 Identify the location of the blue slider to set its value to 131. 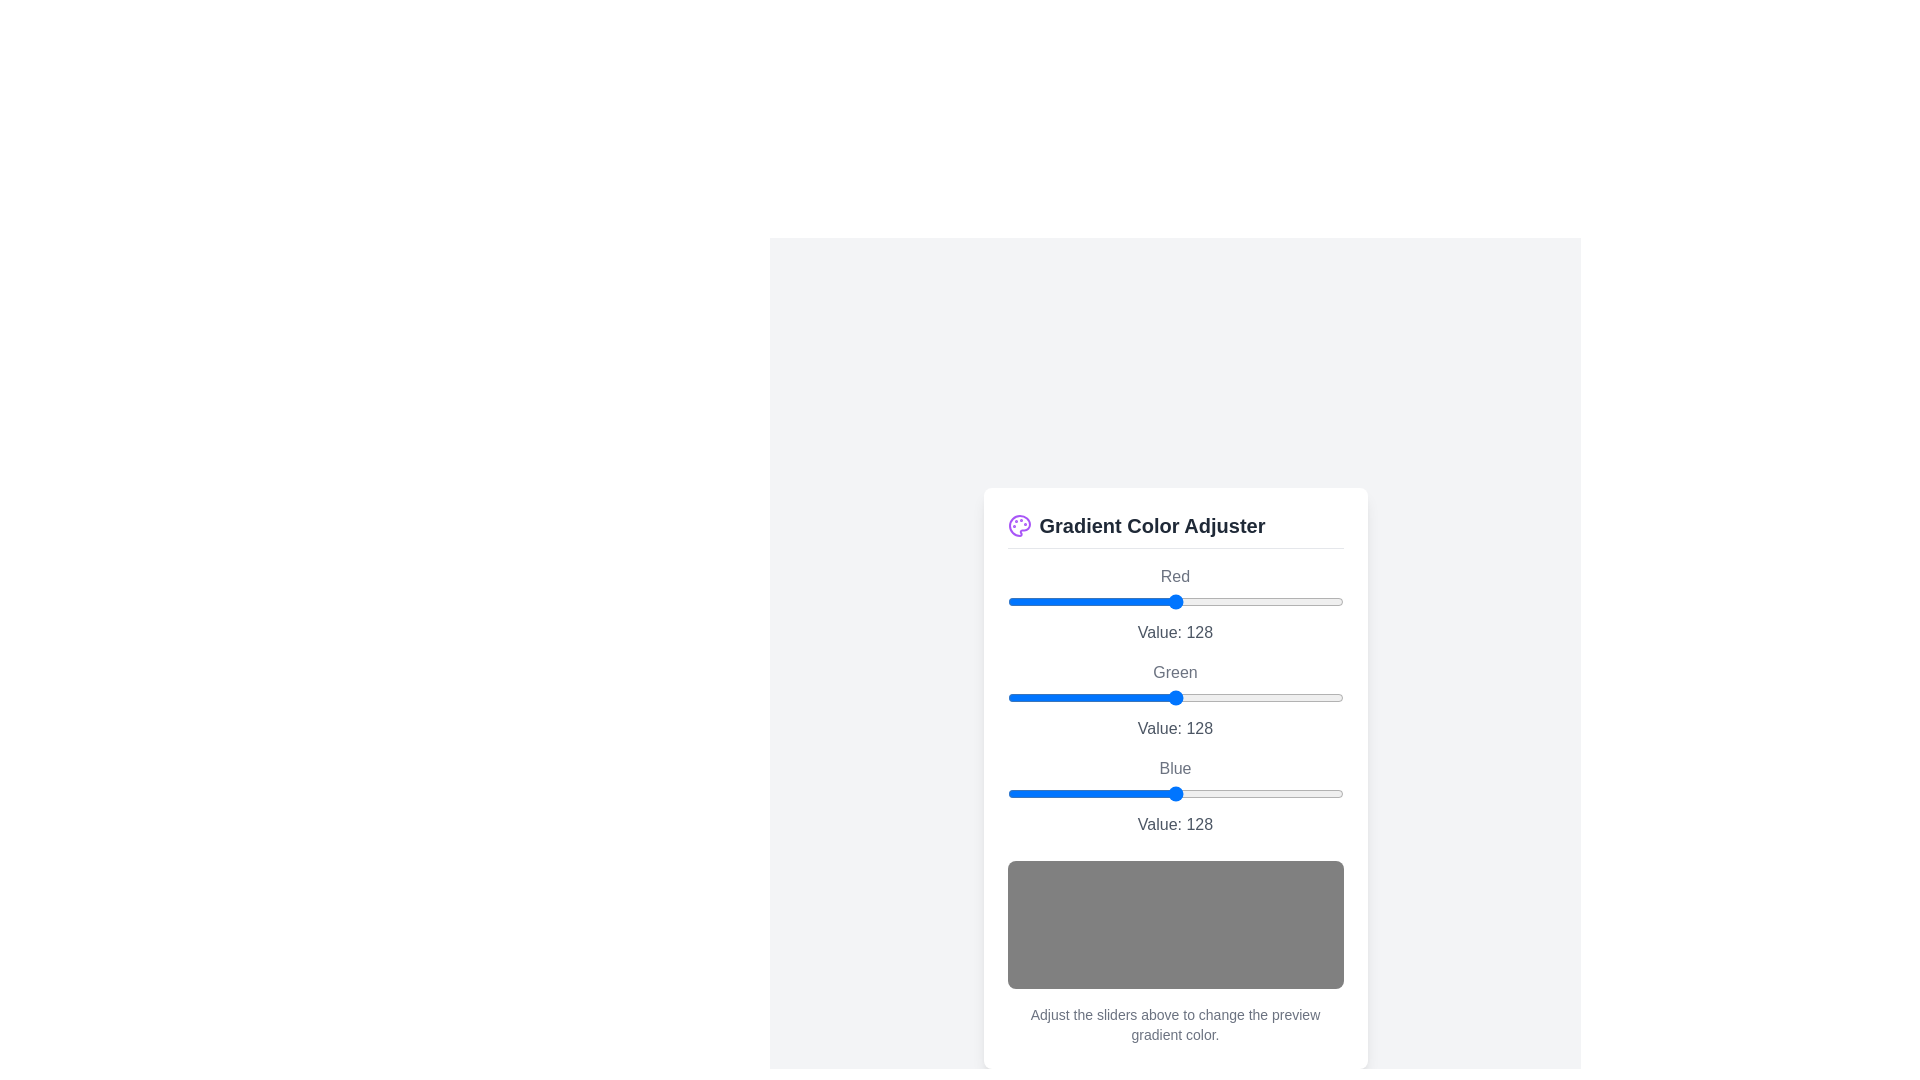
(1180, 792).